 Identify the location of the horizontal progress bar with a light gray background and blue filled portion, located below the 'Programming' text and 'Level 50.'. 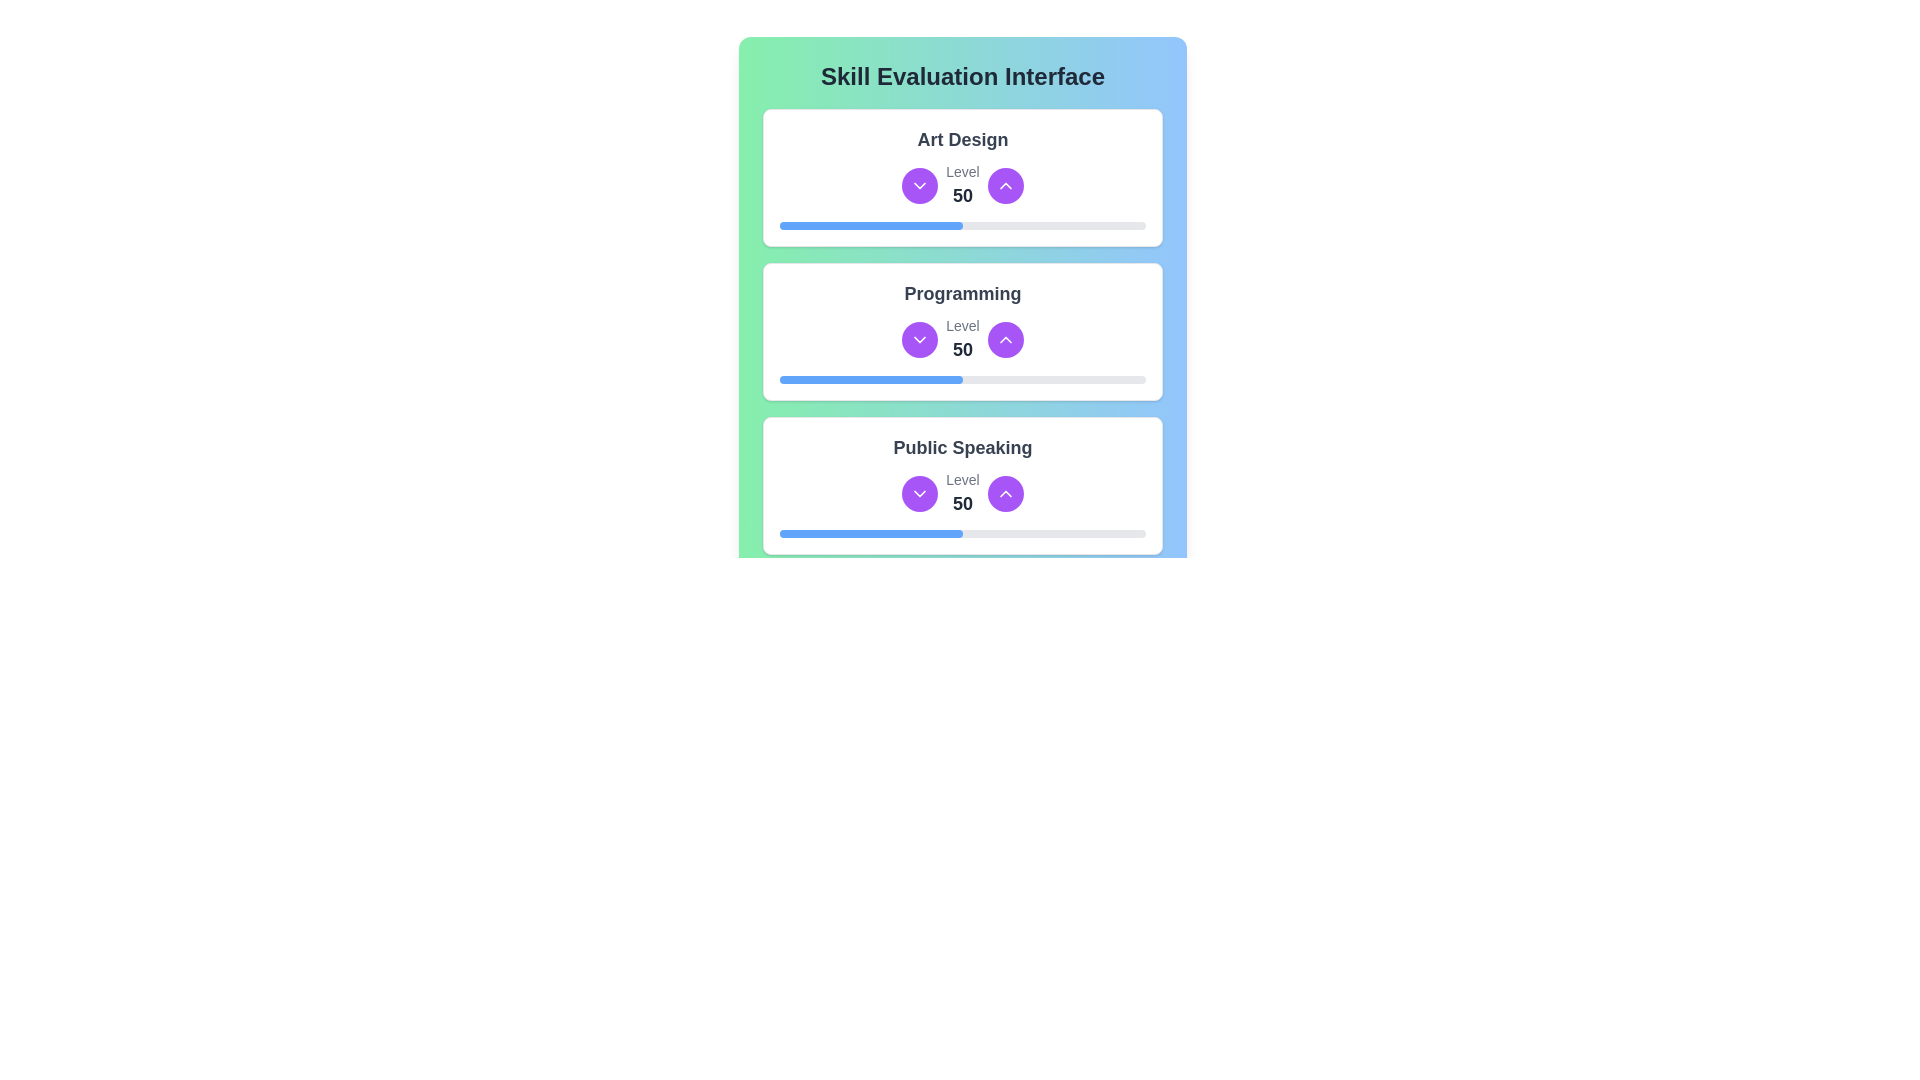
(963, 380).